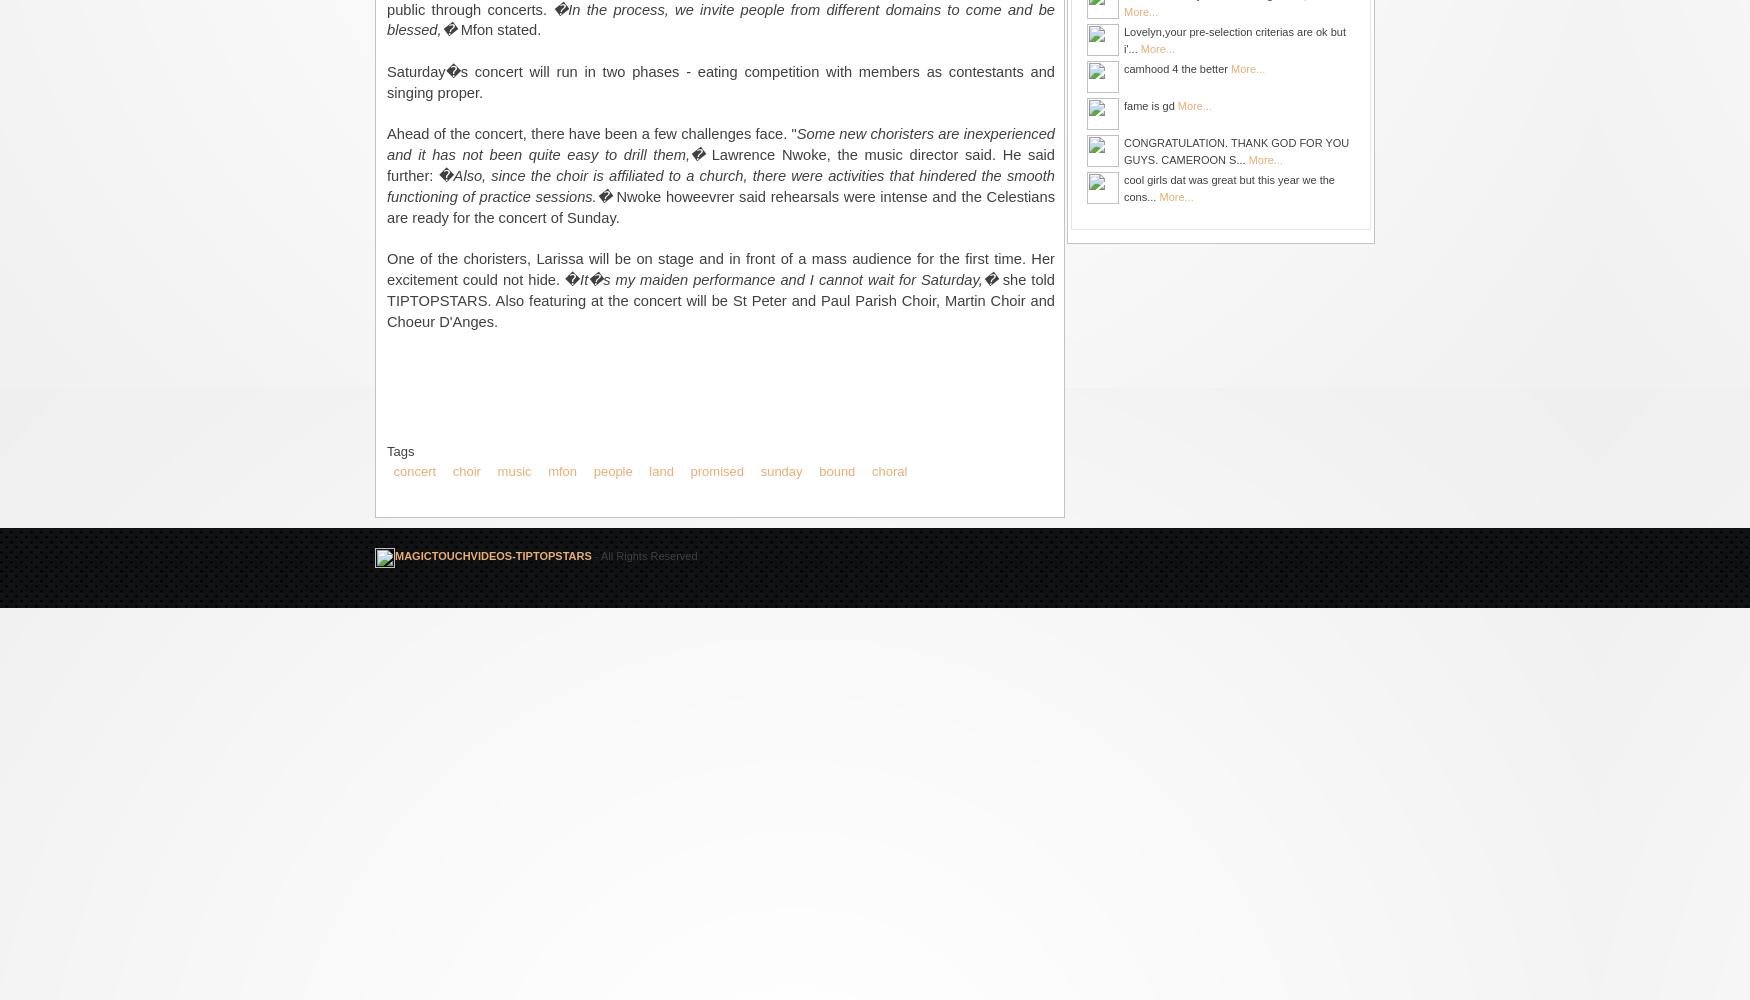 The height and width of the screenshot is (1000, 1750). I want to click on 'Lawrence Nwoke, the music director said. He said further: �', so click(721, 165).